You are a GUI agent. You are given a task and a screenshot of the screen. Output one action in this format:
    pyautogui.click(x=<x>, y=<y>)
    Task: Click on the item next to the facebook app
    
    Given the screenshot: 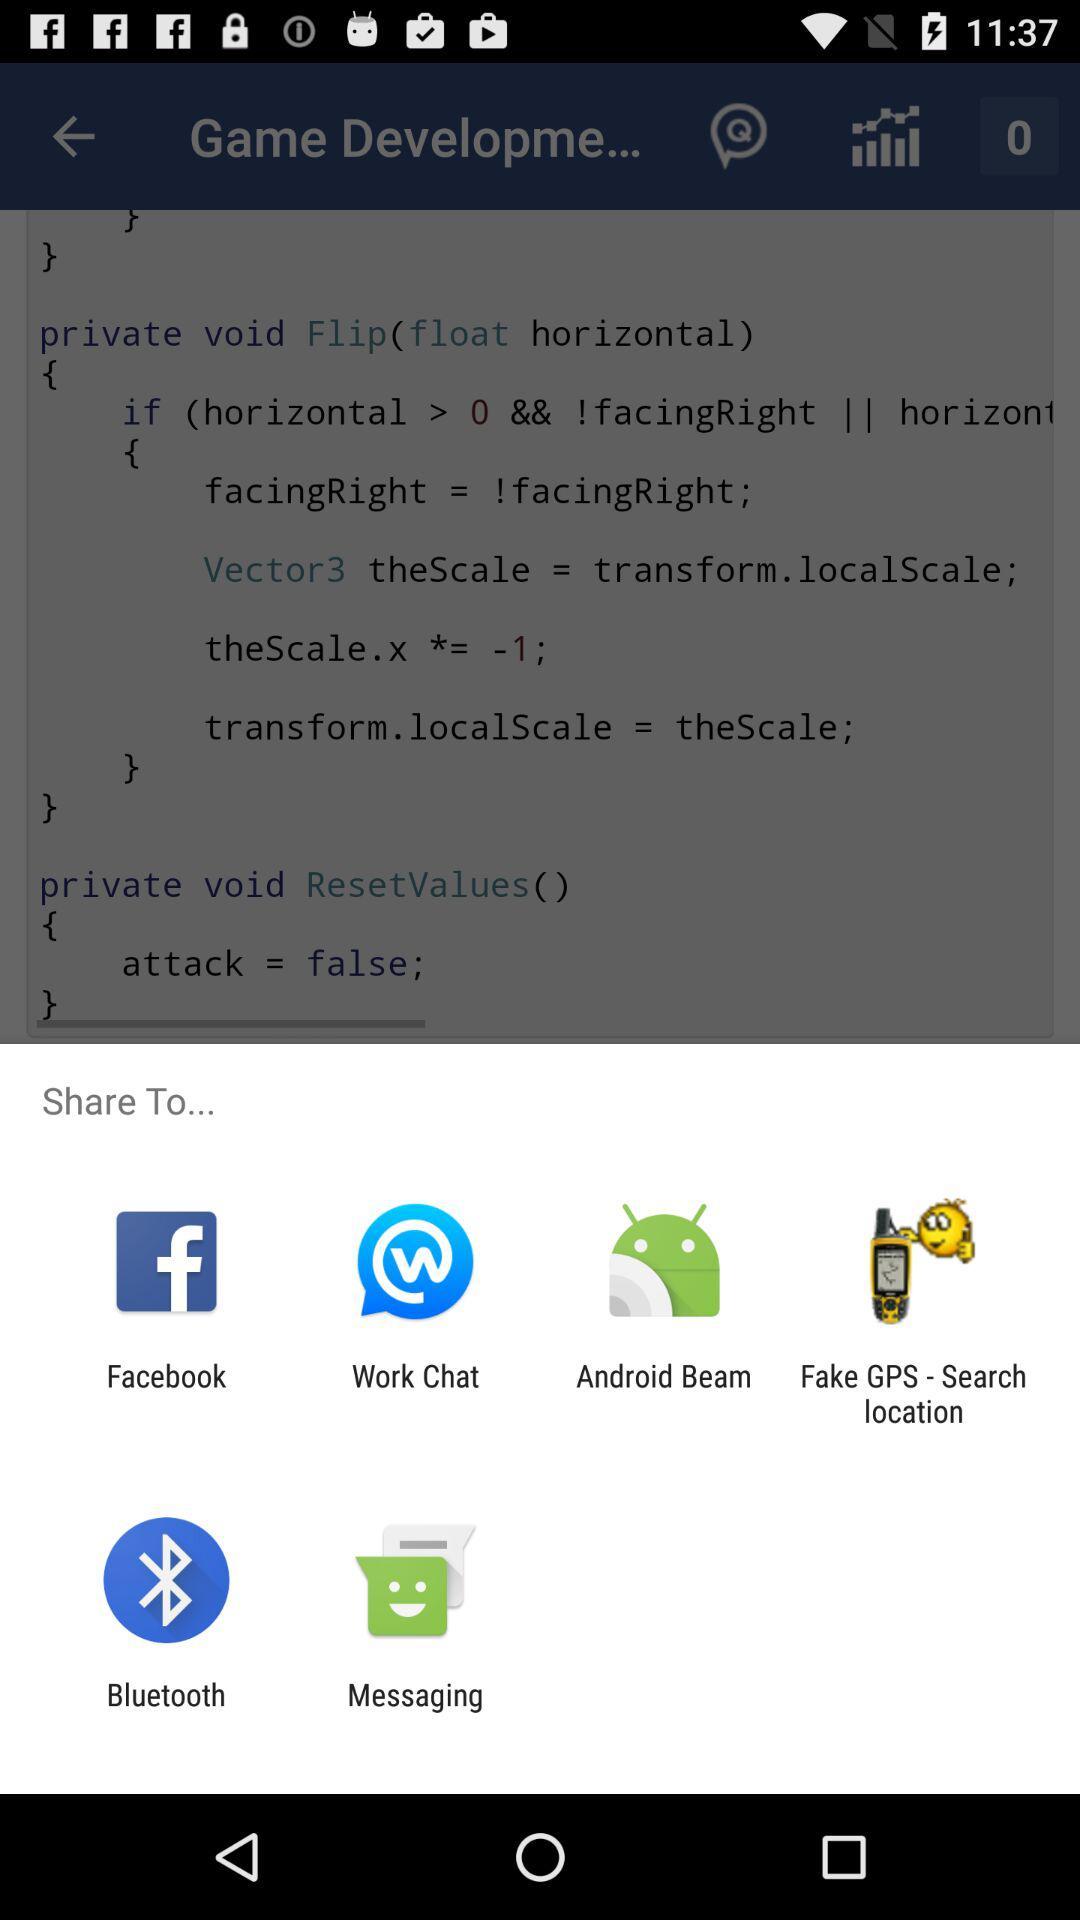 What is the action you would take?
    pyautogui.click(x=414, y=1392)
    